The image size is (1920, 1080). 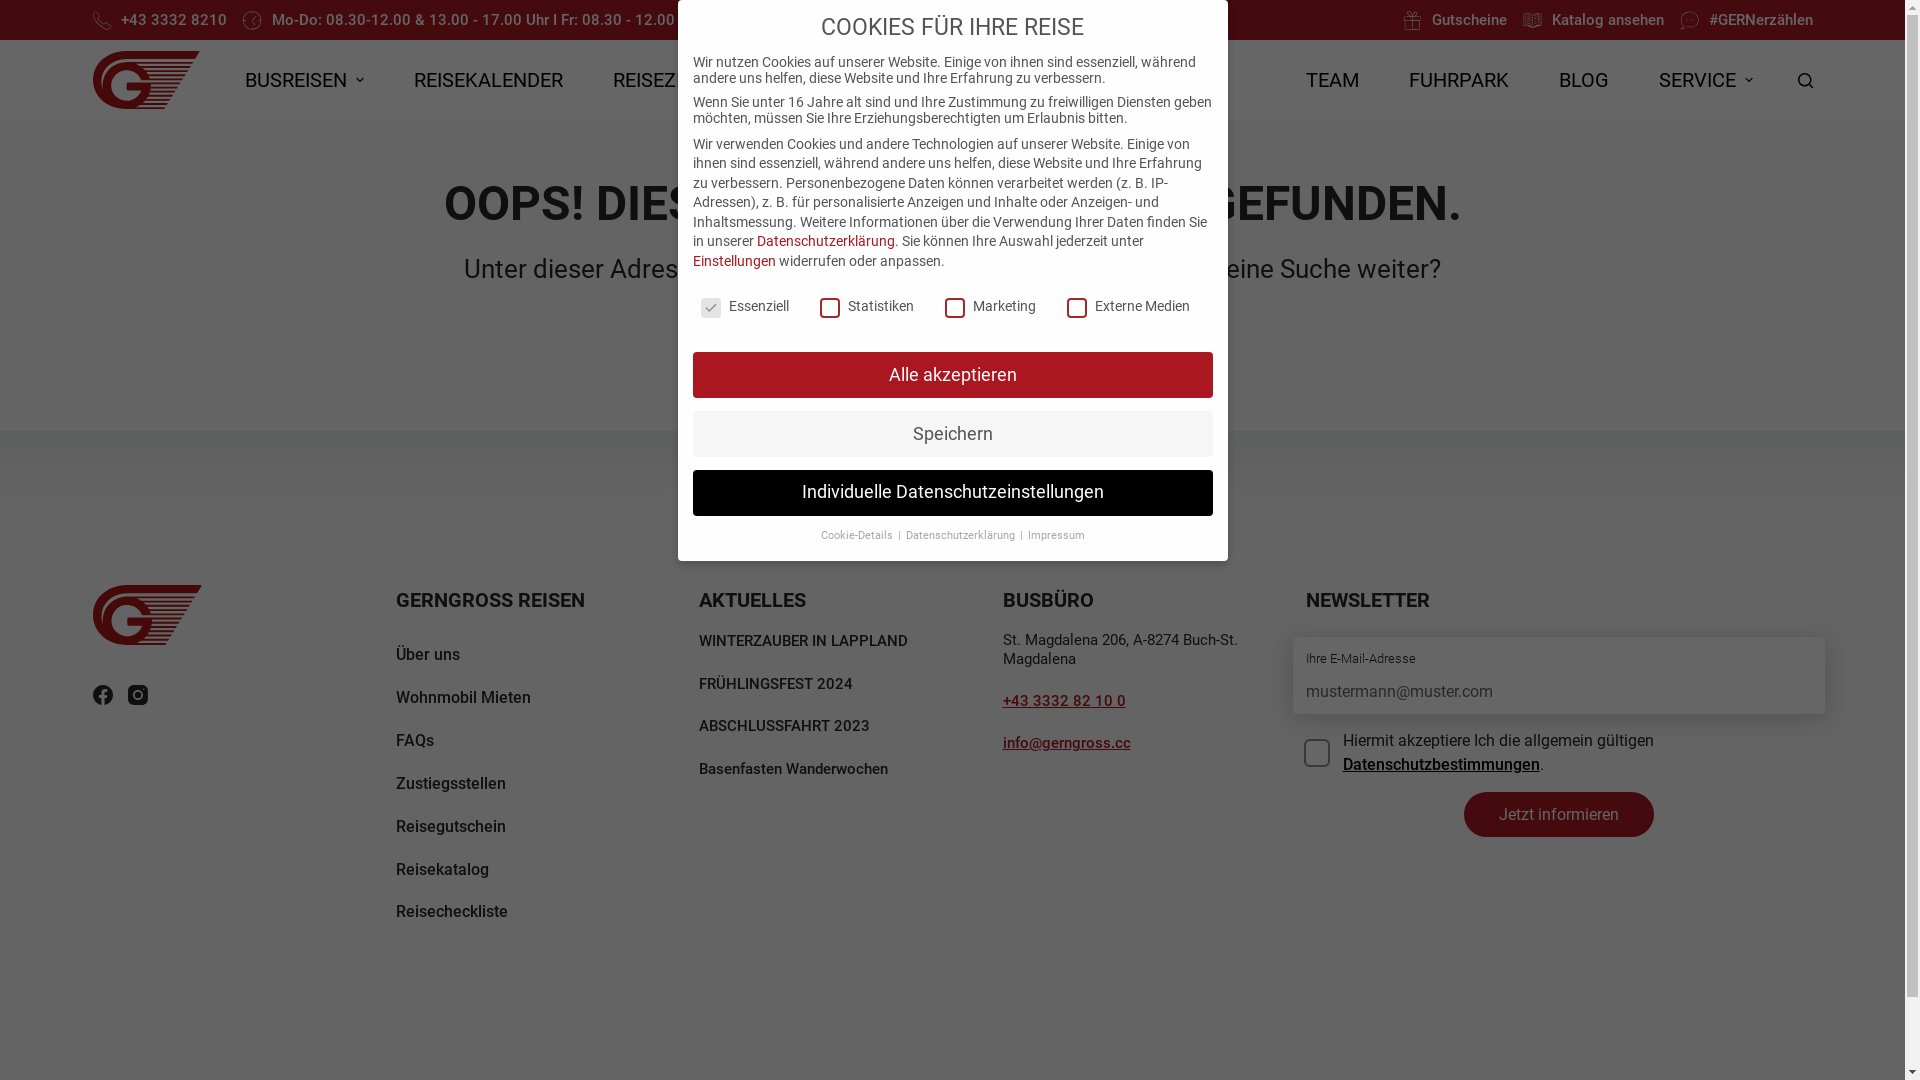 I want to click on 'REISEZIELE', so click(x=587, y=79).